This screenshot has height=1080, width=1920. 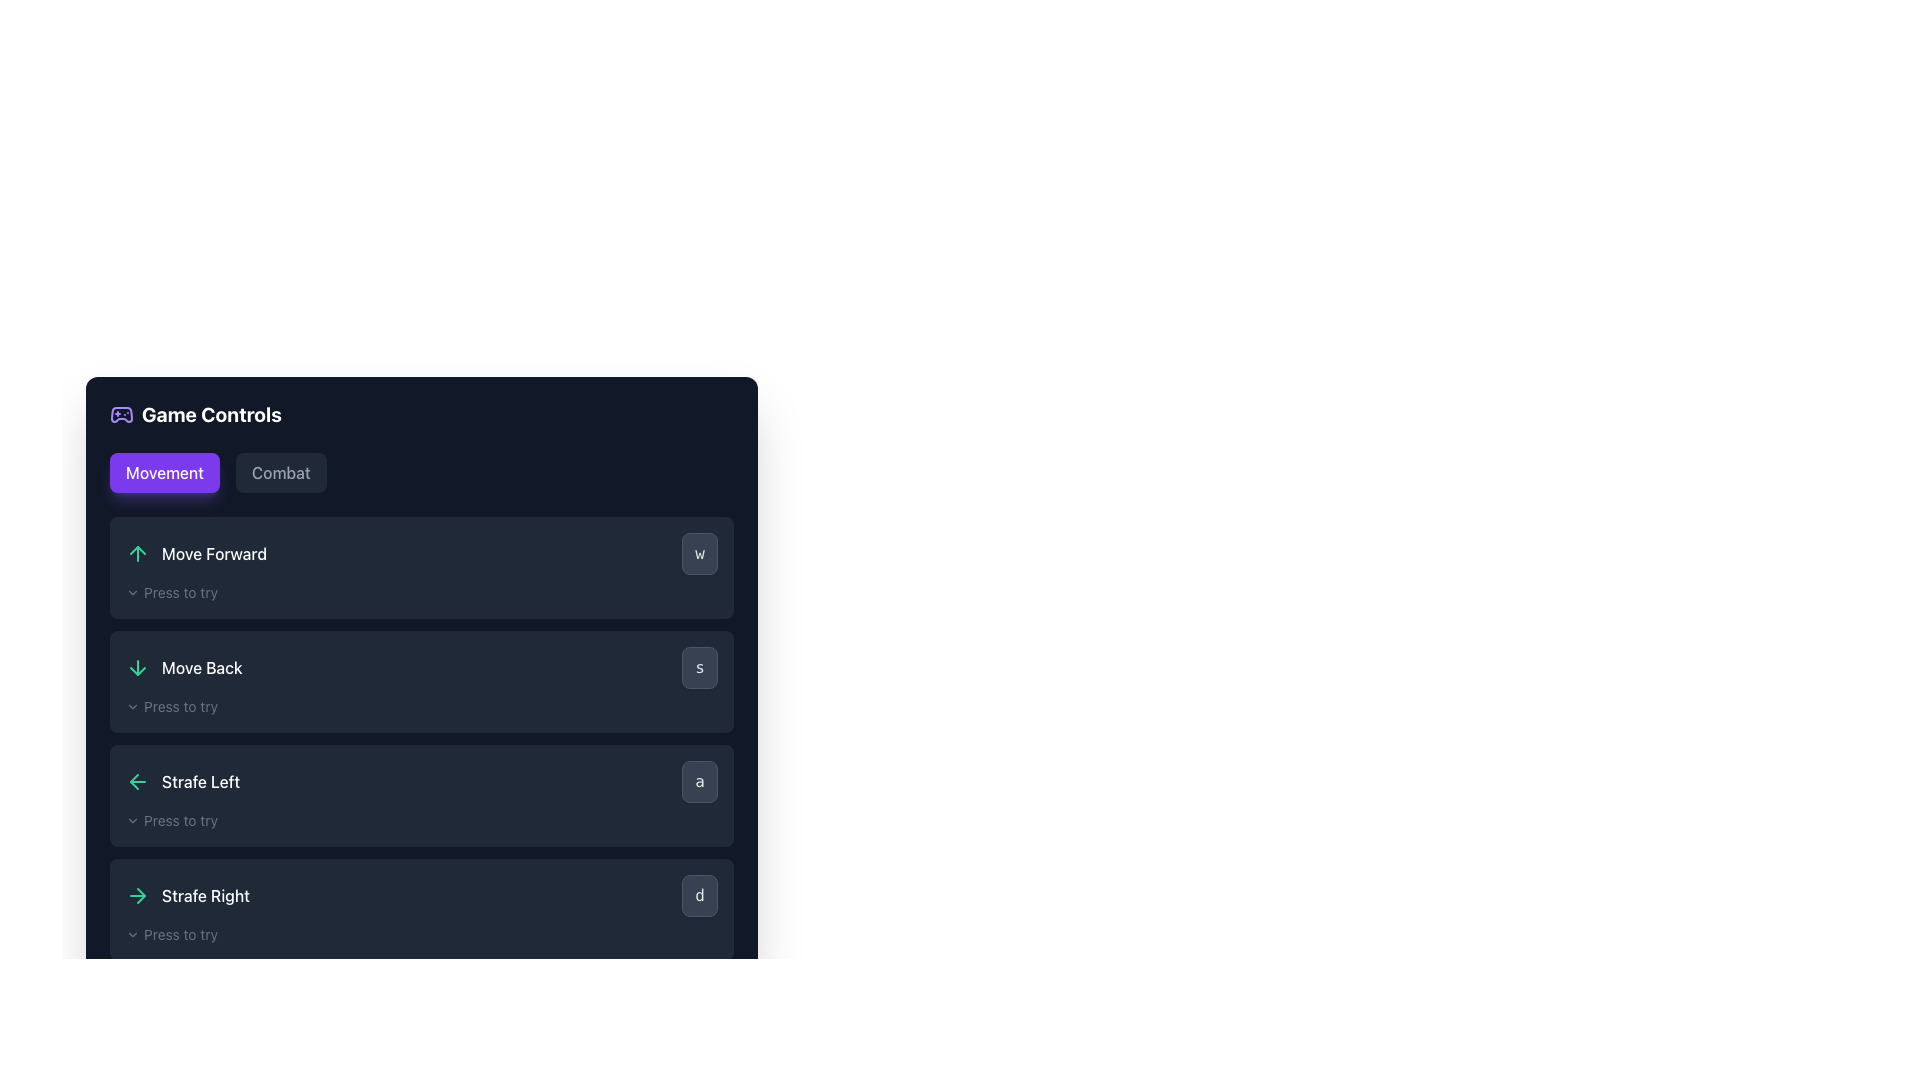 What do you see at coordinates (206, 894) in the screenshot?
I see `'Strafe Right' text label located towards the bottom of the 'Movement' section panel, which is the fourth text label in a vertical list of movement control descriptors` at bounding box center [206, 894].